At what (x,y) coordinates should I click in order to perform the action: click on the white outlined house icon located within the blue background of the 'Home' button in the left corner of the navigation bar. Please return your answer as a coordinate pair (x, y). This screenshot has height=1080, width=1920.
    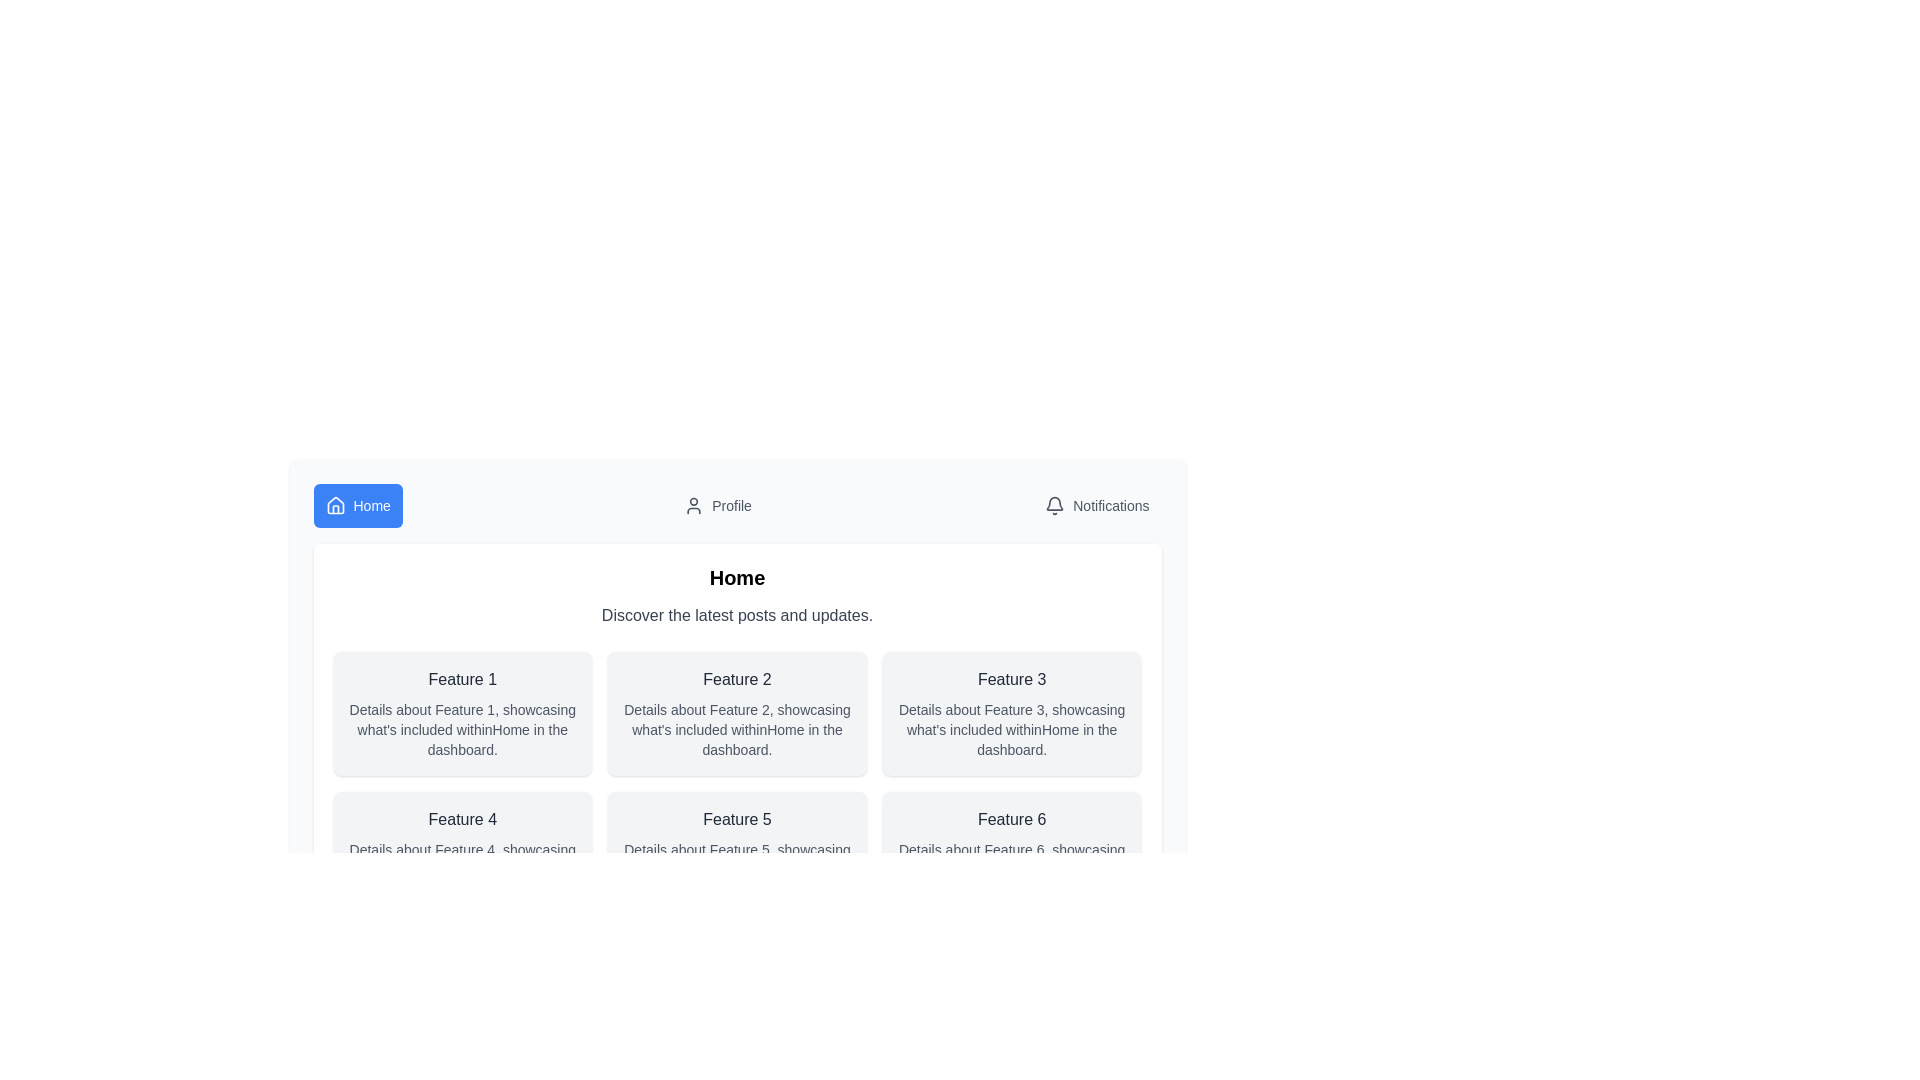
    Looking at the image, I should click on (335, 504).